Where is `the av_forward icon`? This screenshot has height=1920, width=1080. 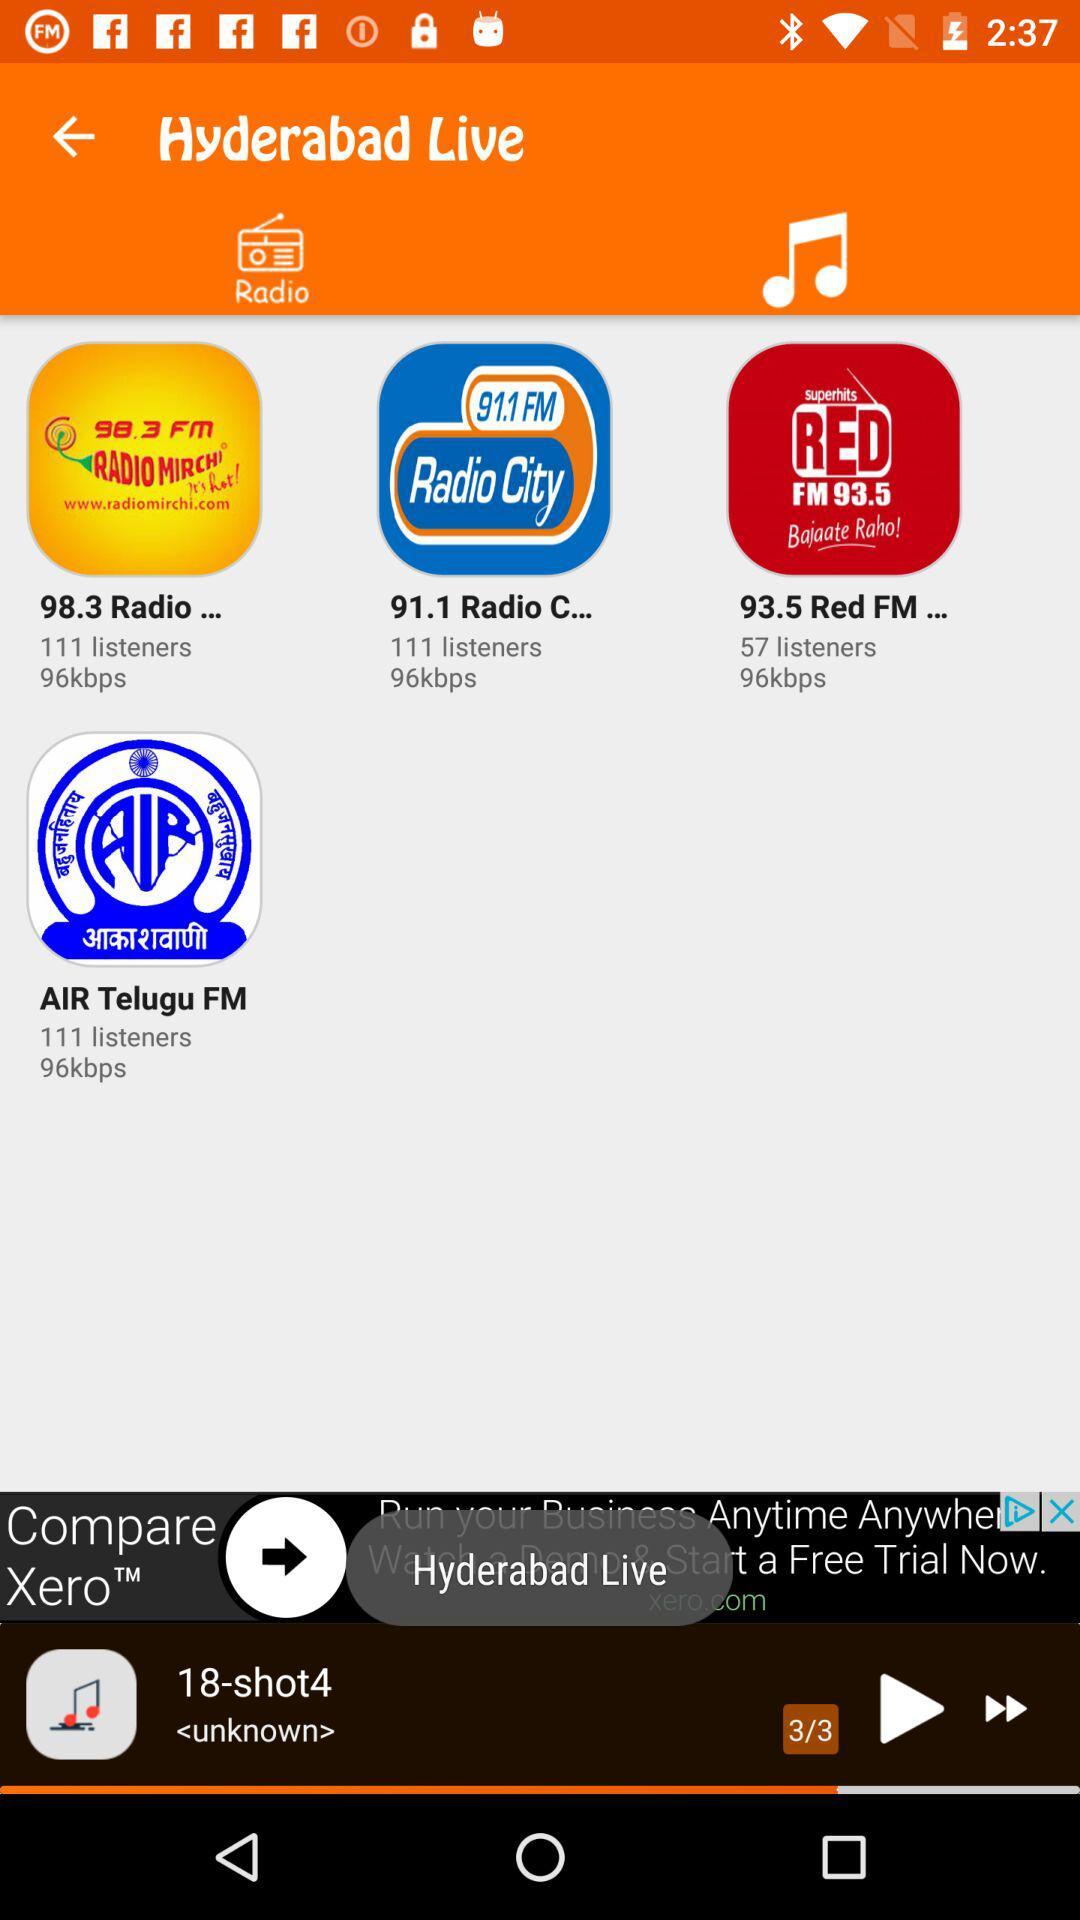
the av_forward icon is located at coordinates (1006, 1707).